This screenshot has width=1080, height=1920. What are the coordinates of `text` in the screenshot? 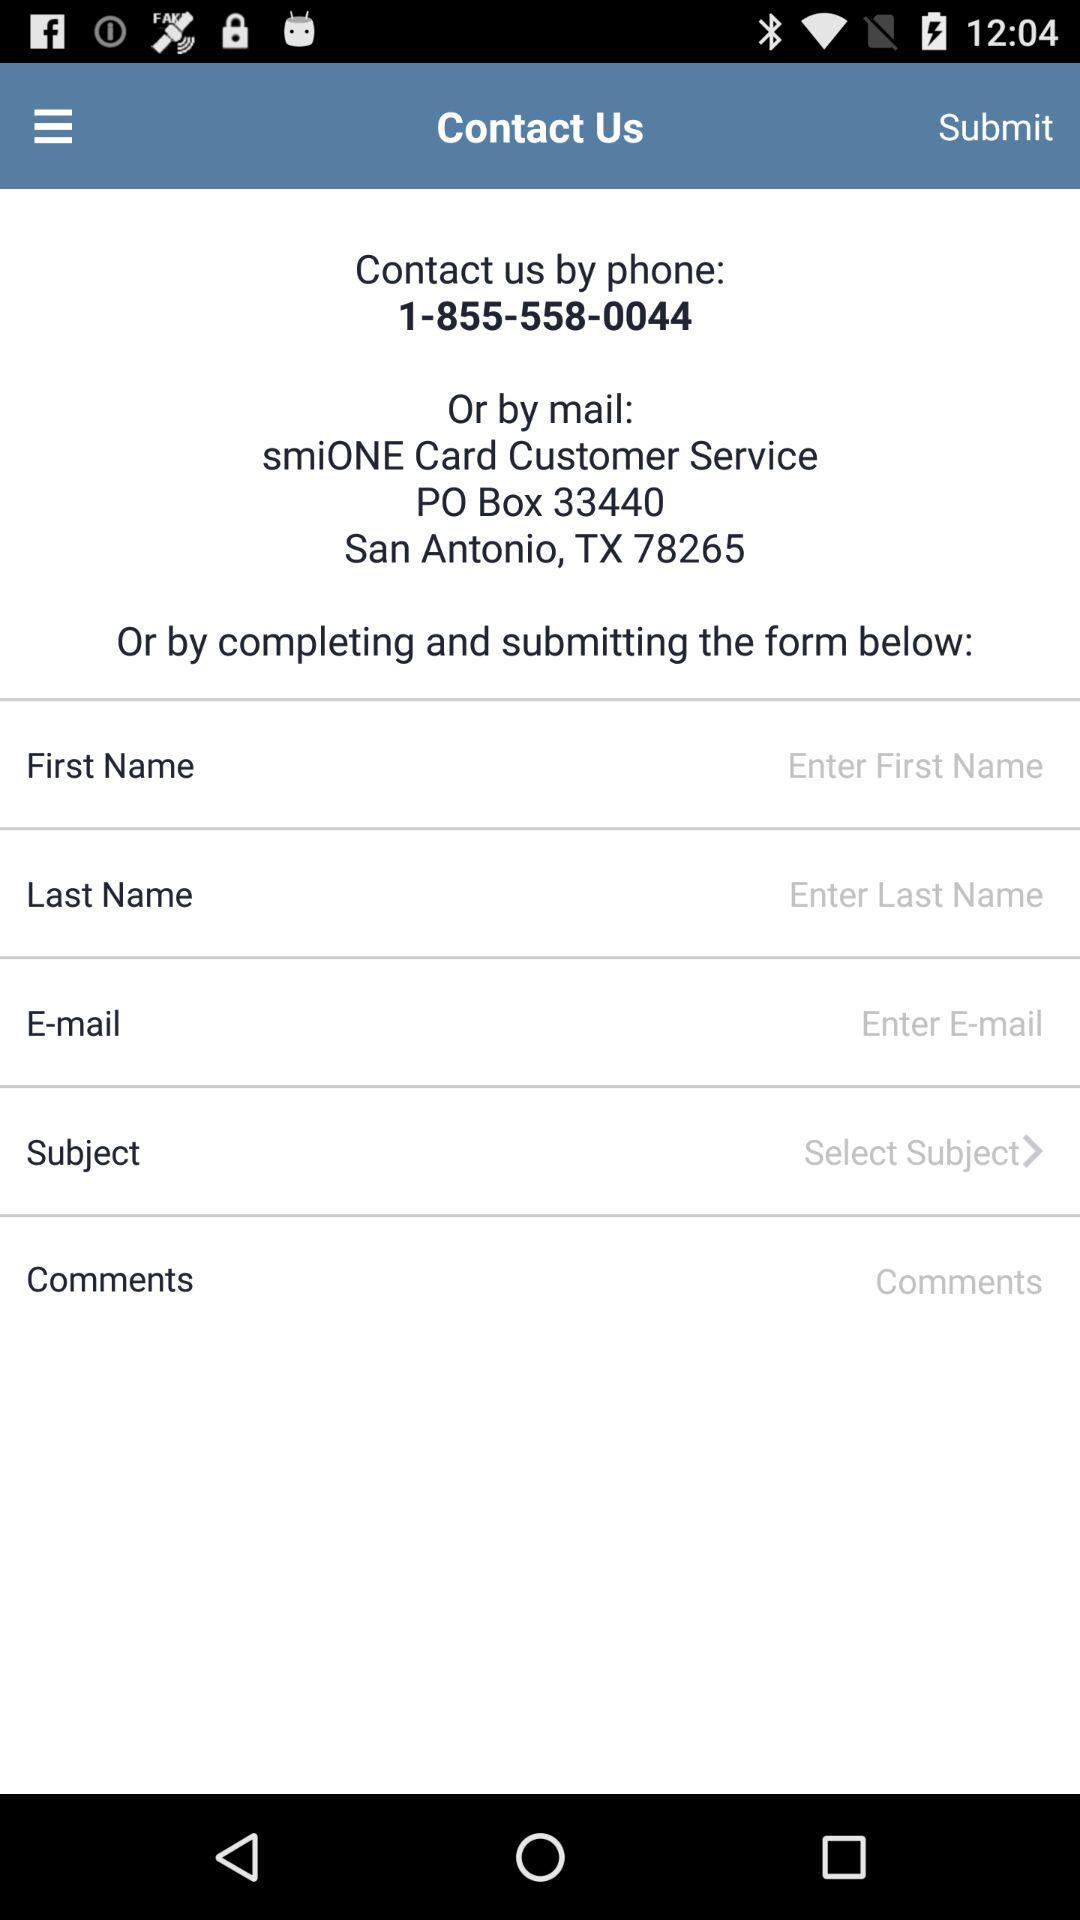 It's located at (637, 1280).